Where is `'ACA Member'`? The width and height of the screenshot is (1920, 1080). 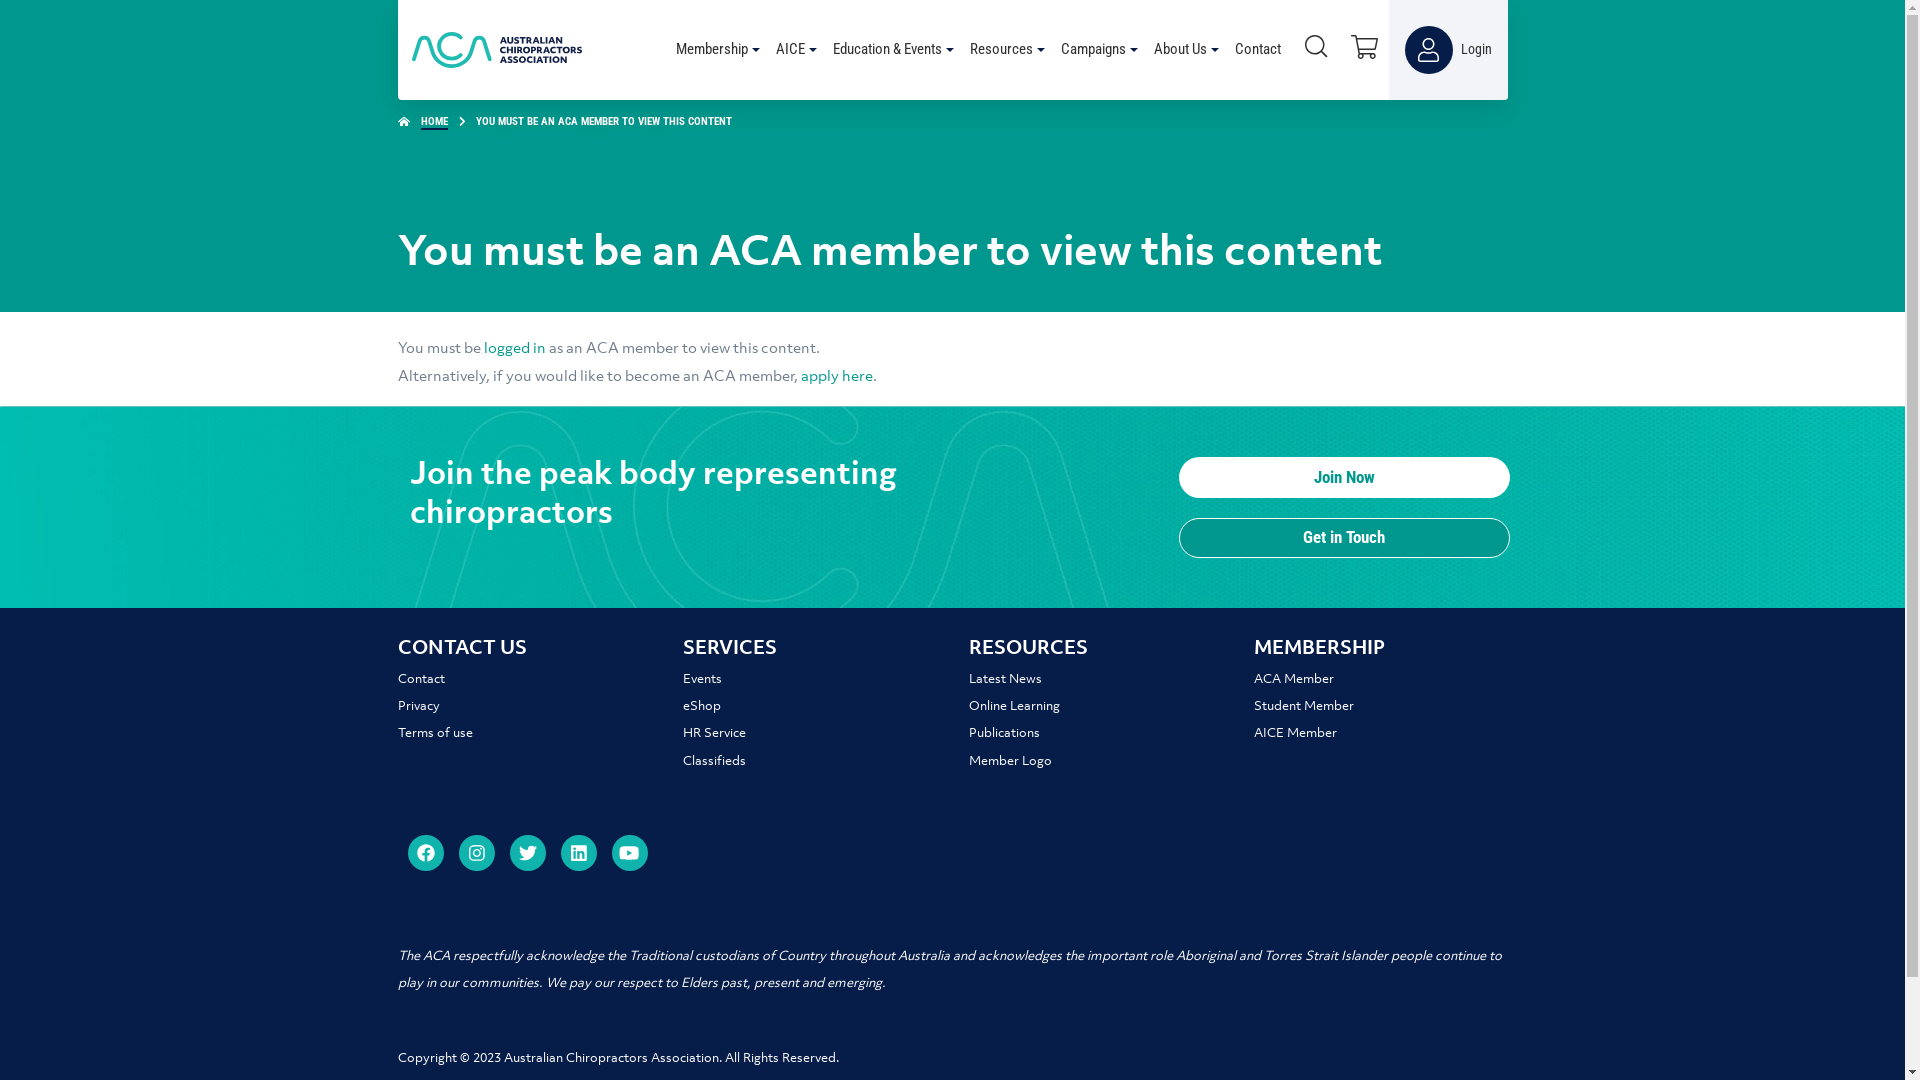
'ACA Member' is located at coordinates (1294, 678).